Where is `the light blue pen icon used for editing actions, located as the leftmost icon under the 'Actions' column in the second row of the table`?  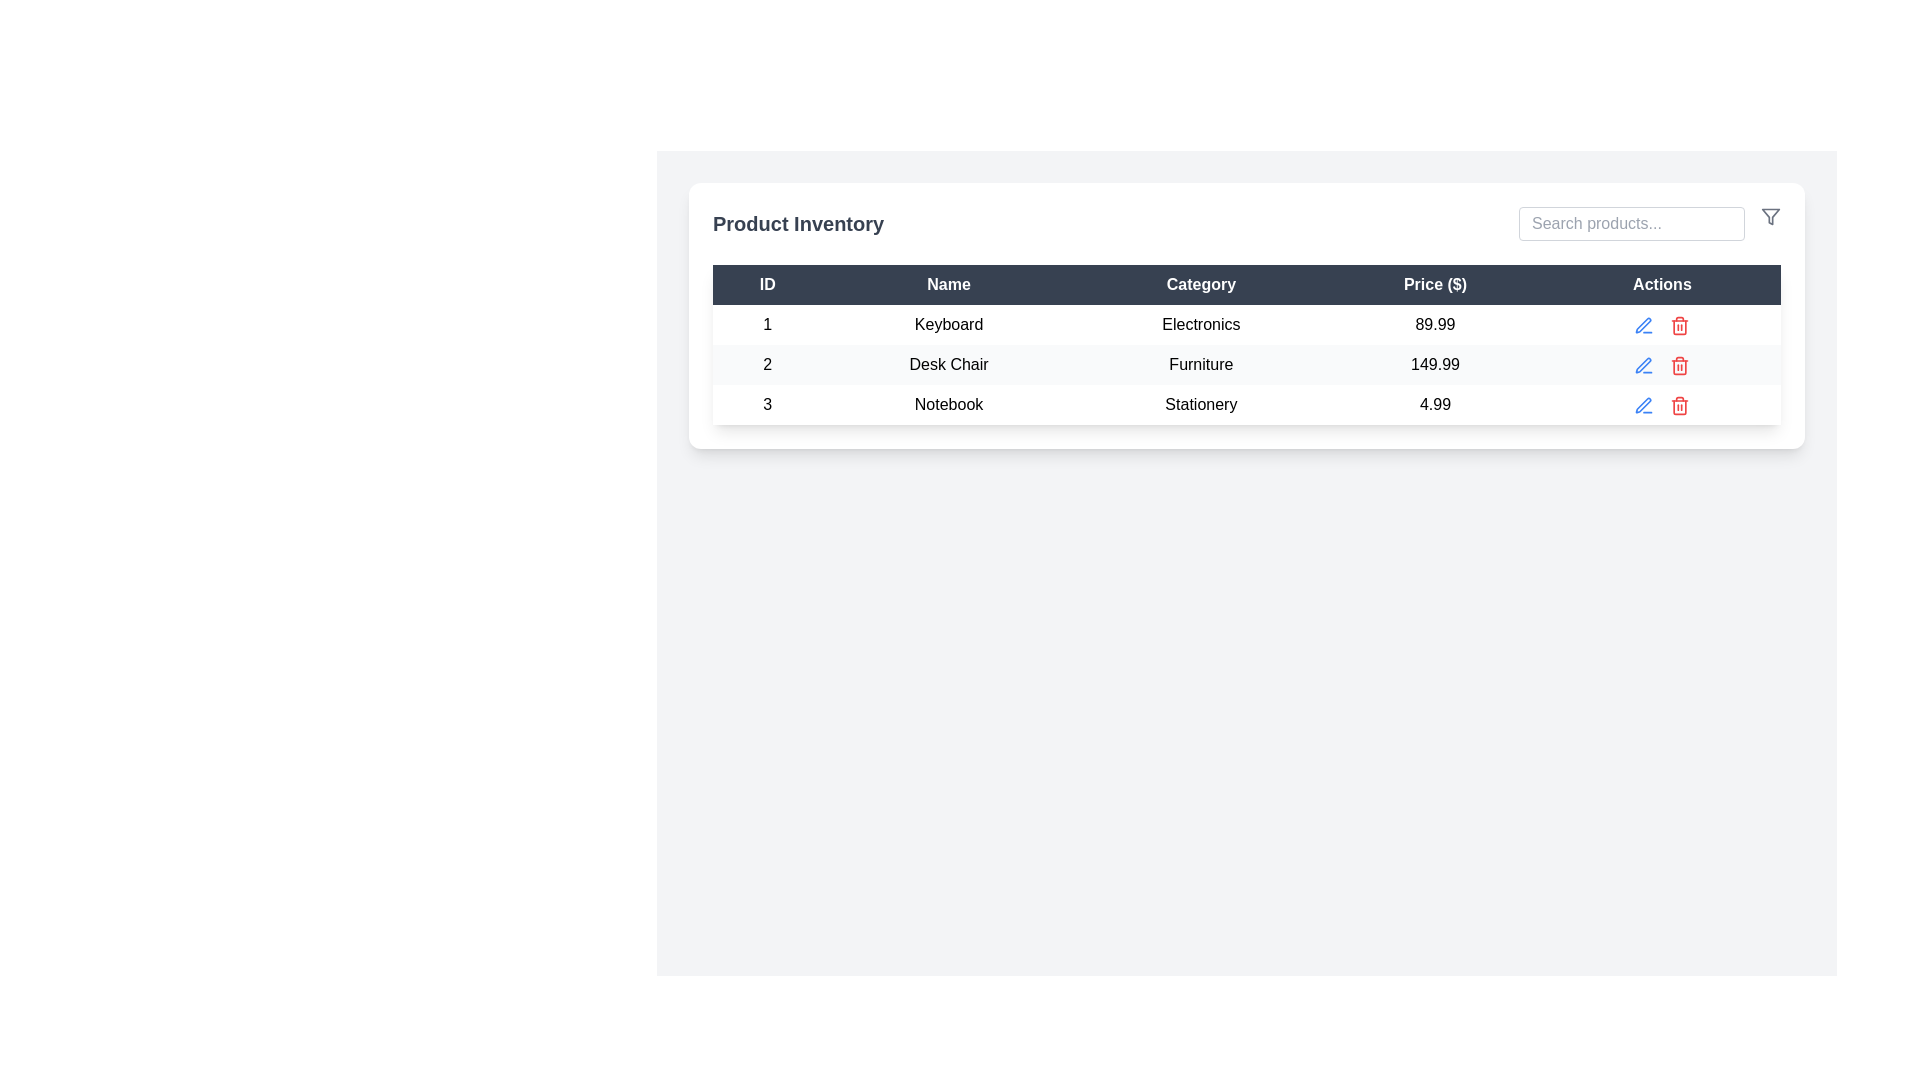
the light blue pen icon used for editing actions, located as the leftmost icon under the 'Actions' column in the second row of the table is located at coordinates (1644, 324).